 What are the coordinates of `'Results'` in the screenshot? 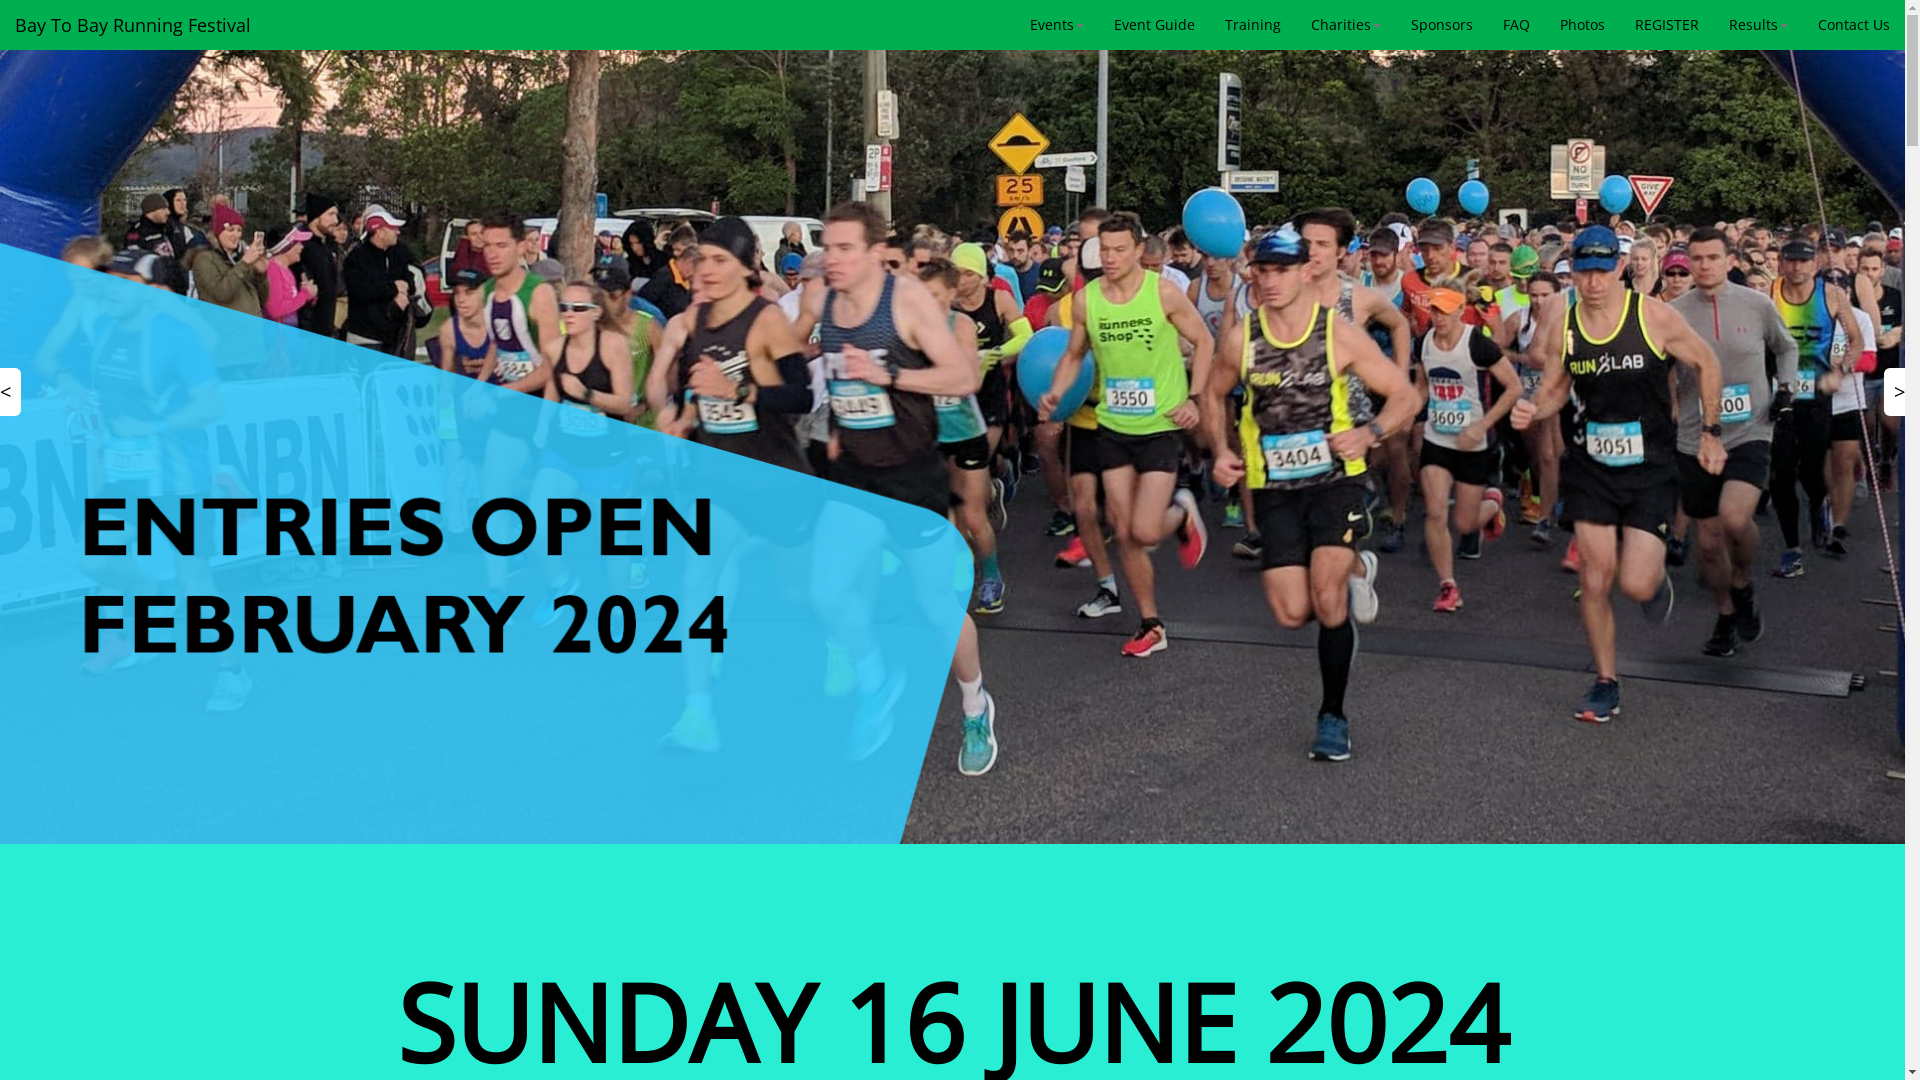 It's located at (1712, 24).